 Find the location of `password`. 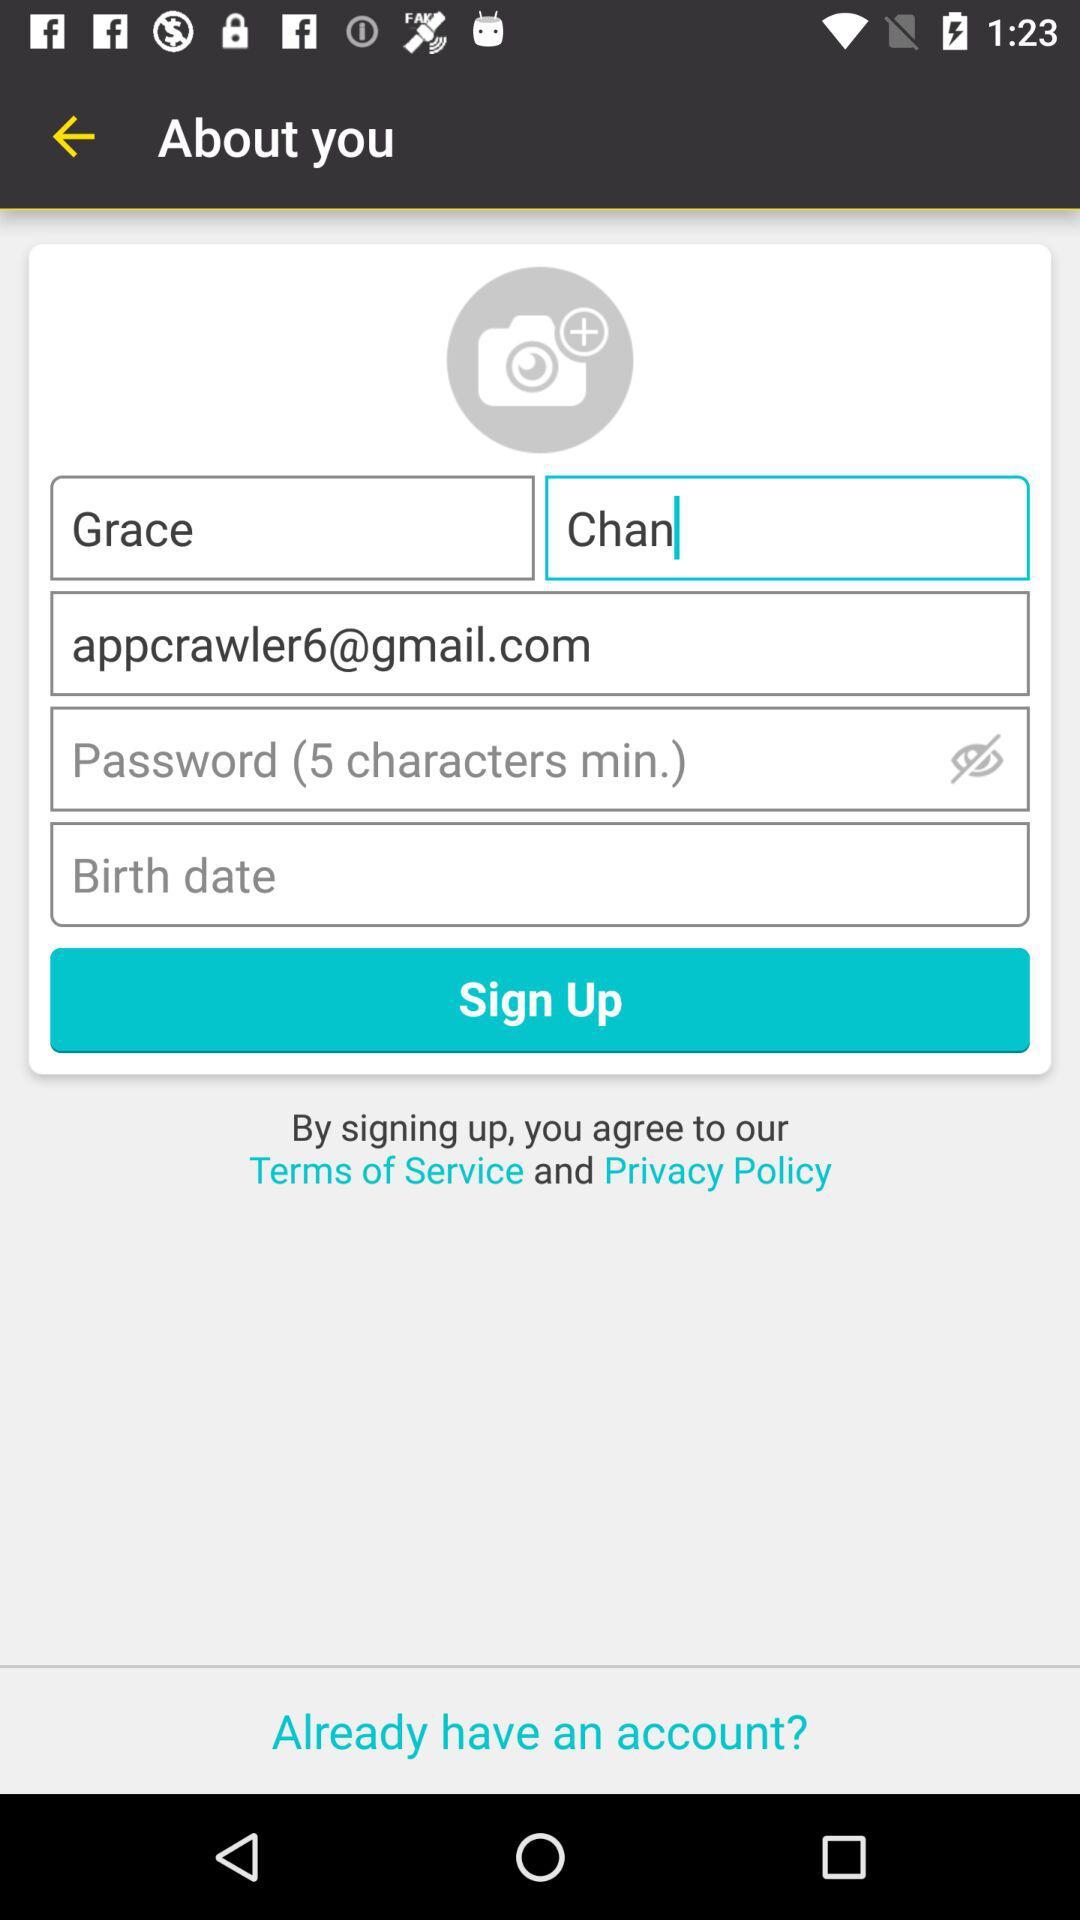

password is located at coordinates (540, 757).